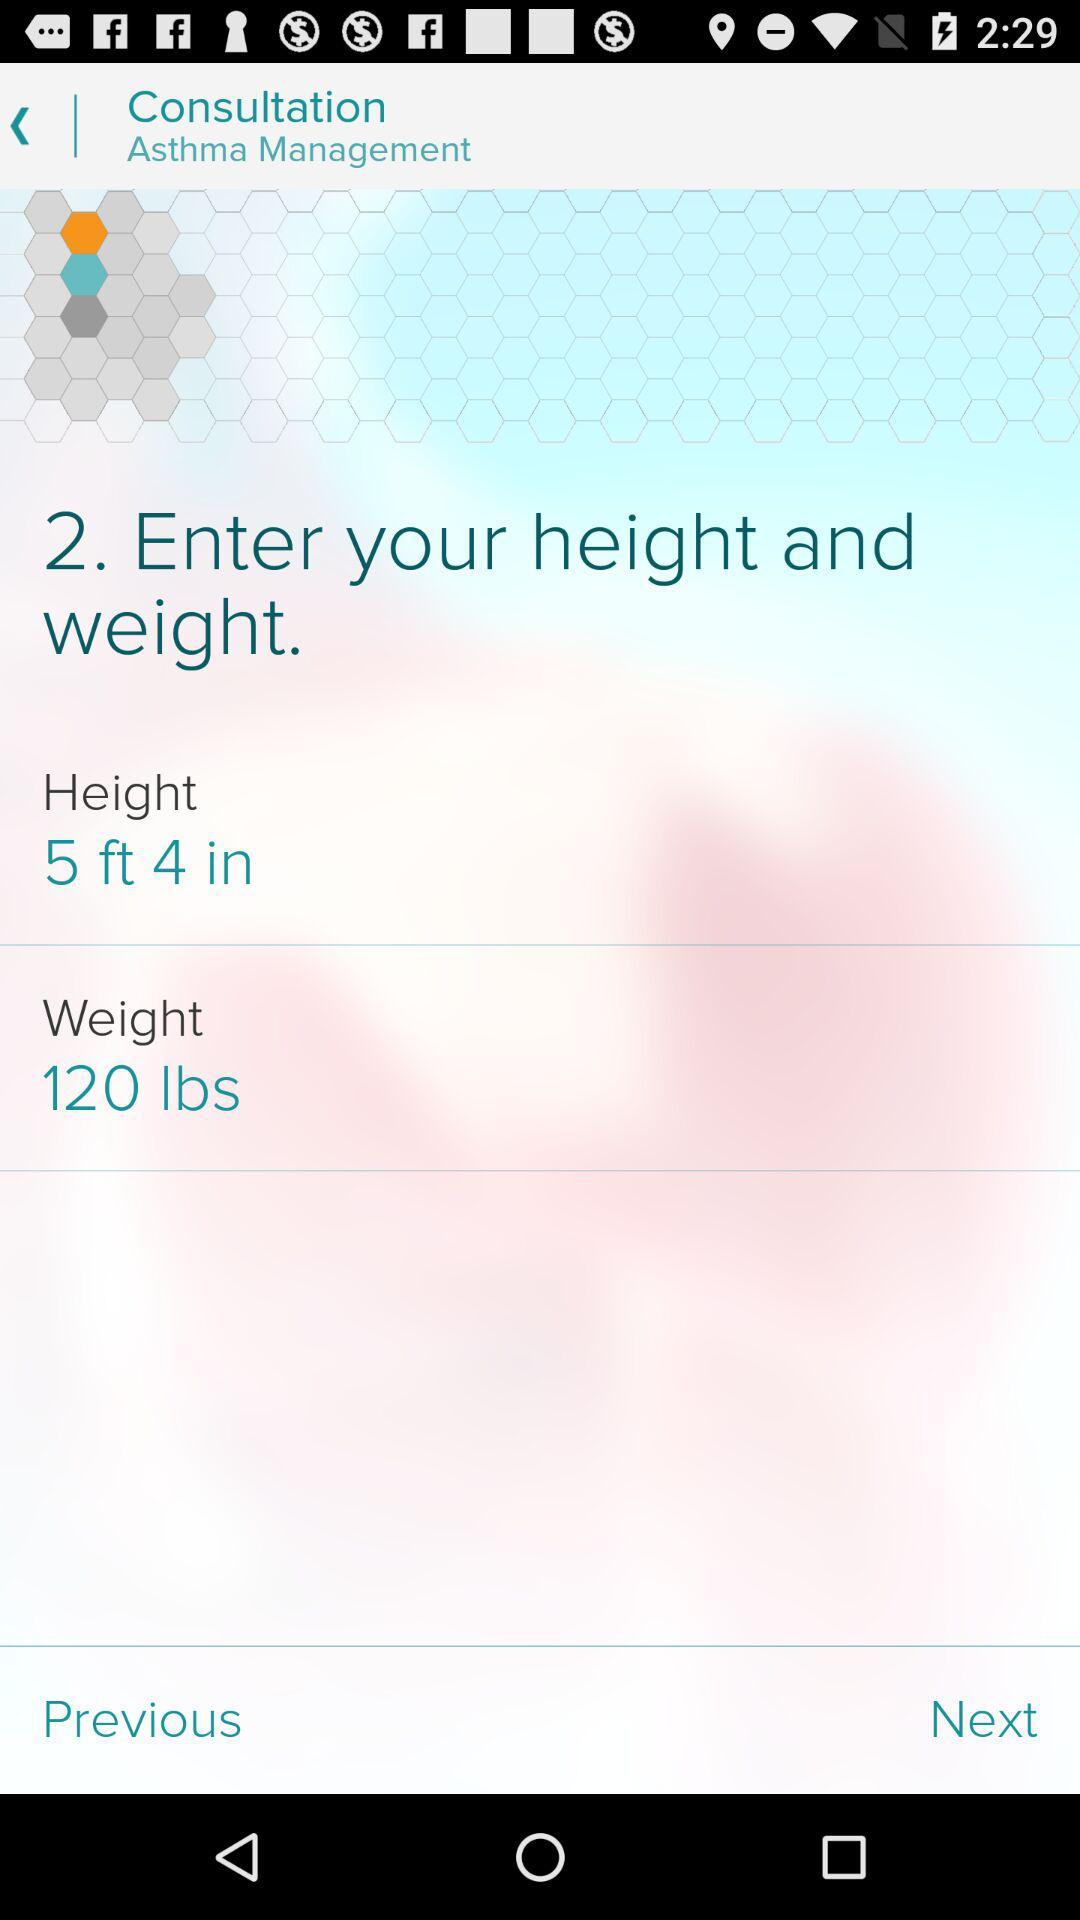  What do you see at coordinates (270, 1719) in the screenshot?
I see `the previous icon` at bounding box center [270, 1719].